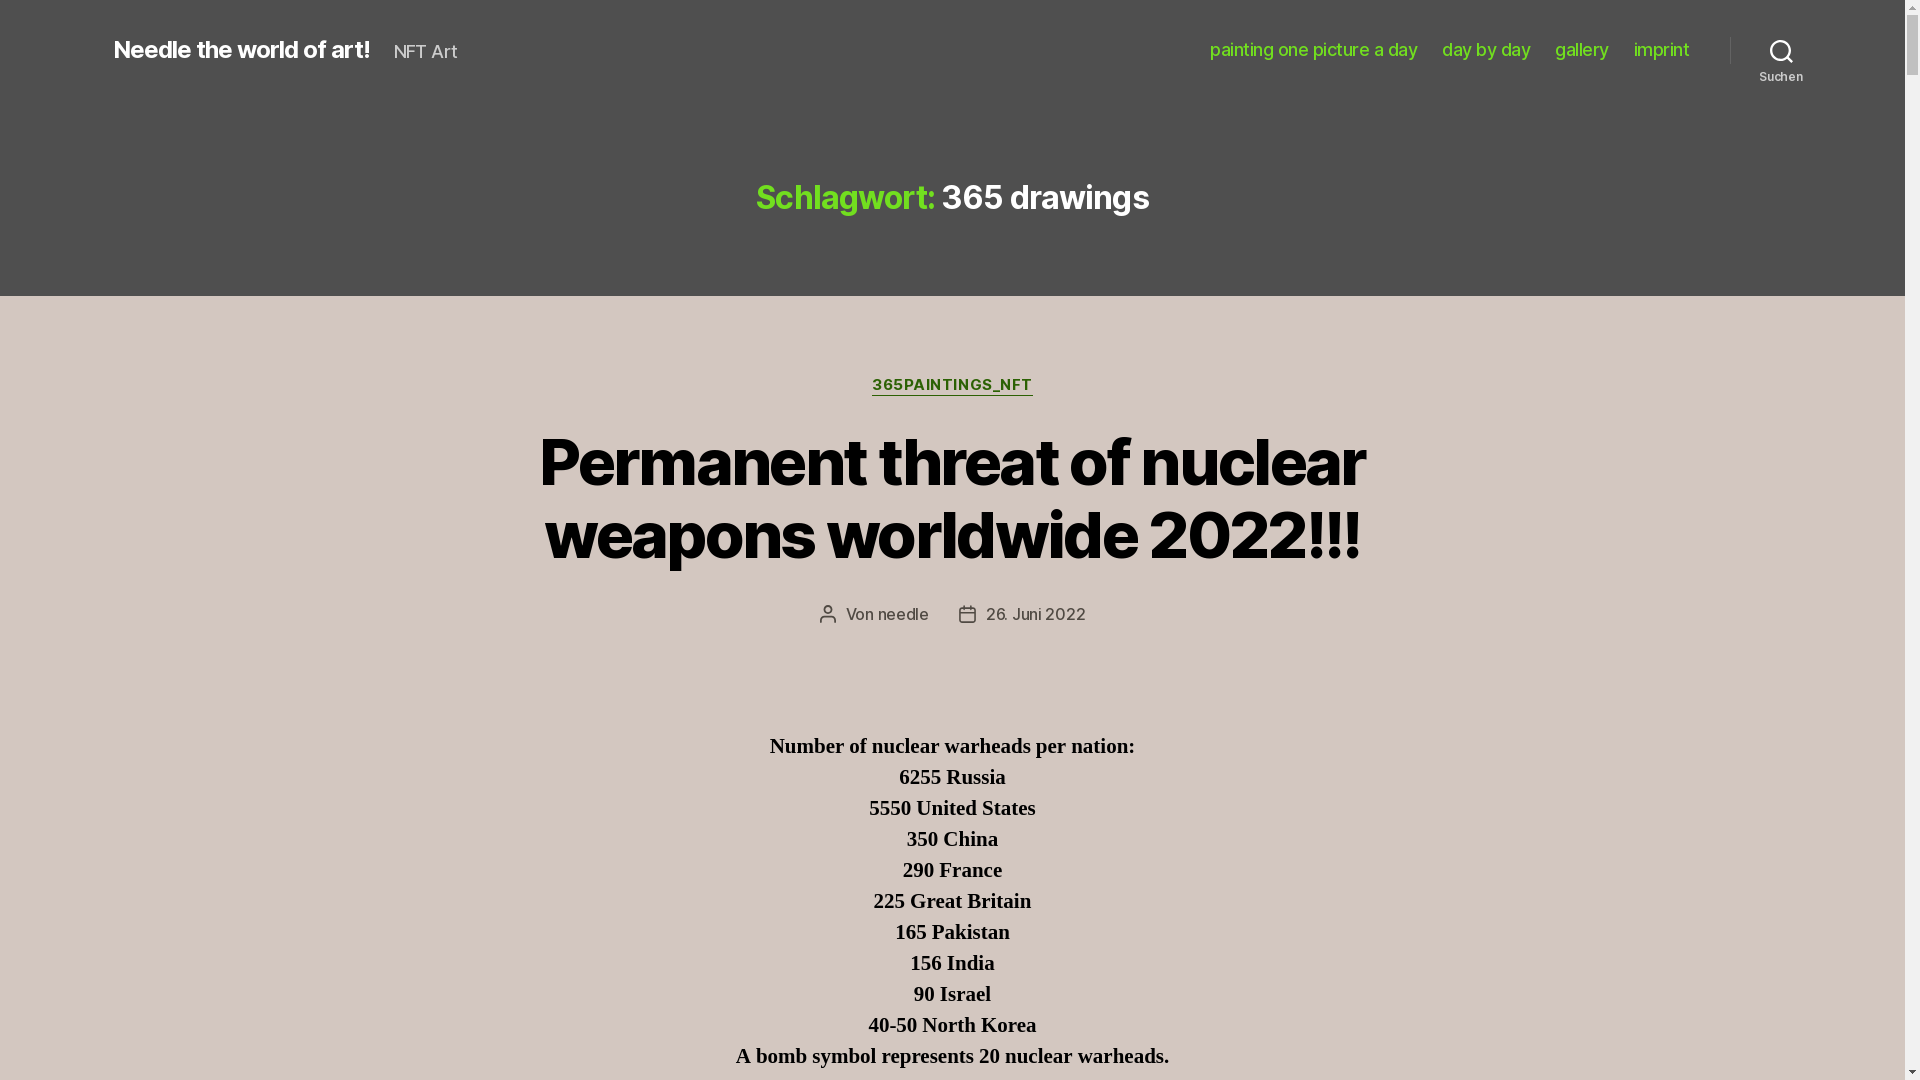 This screenshot has height=1080, width=1920. What do you see at coordinates (1581, 49) in the screenshot?
I see `'gallery'` at bounding box center [1581, 49].